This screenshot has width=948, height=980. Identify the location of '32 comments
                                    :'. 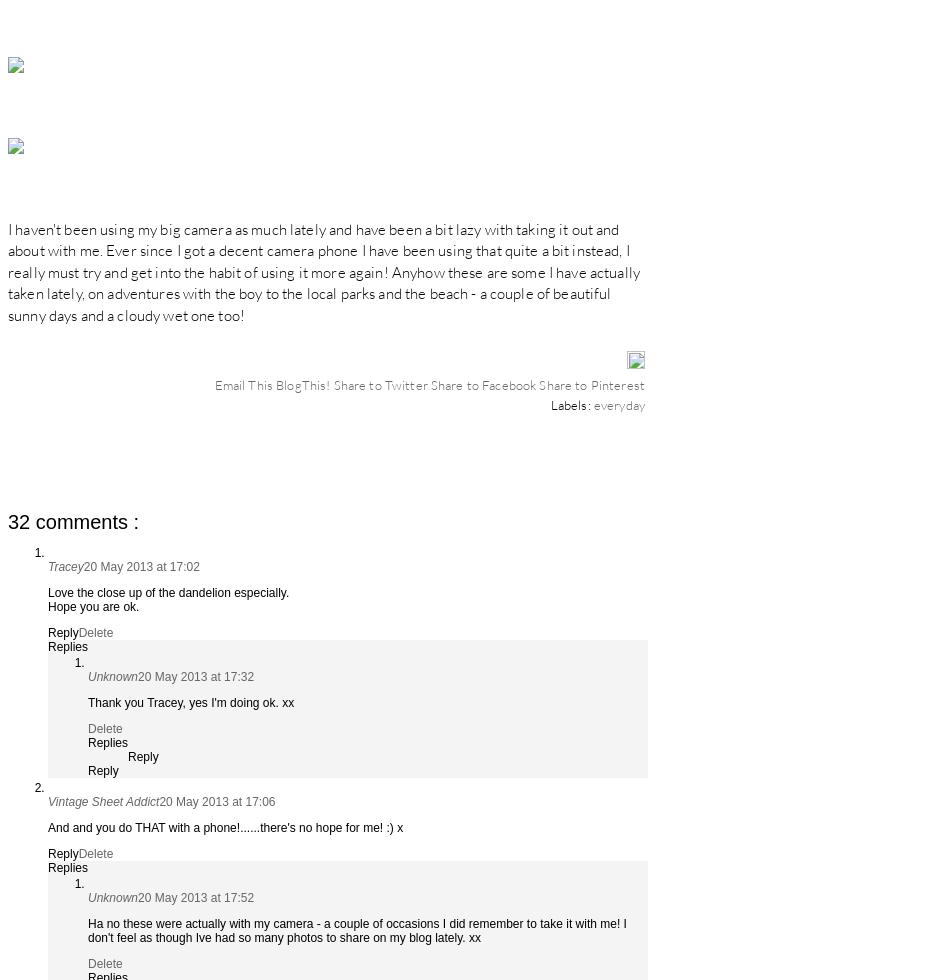
(73, 520).